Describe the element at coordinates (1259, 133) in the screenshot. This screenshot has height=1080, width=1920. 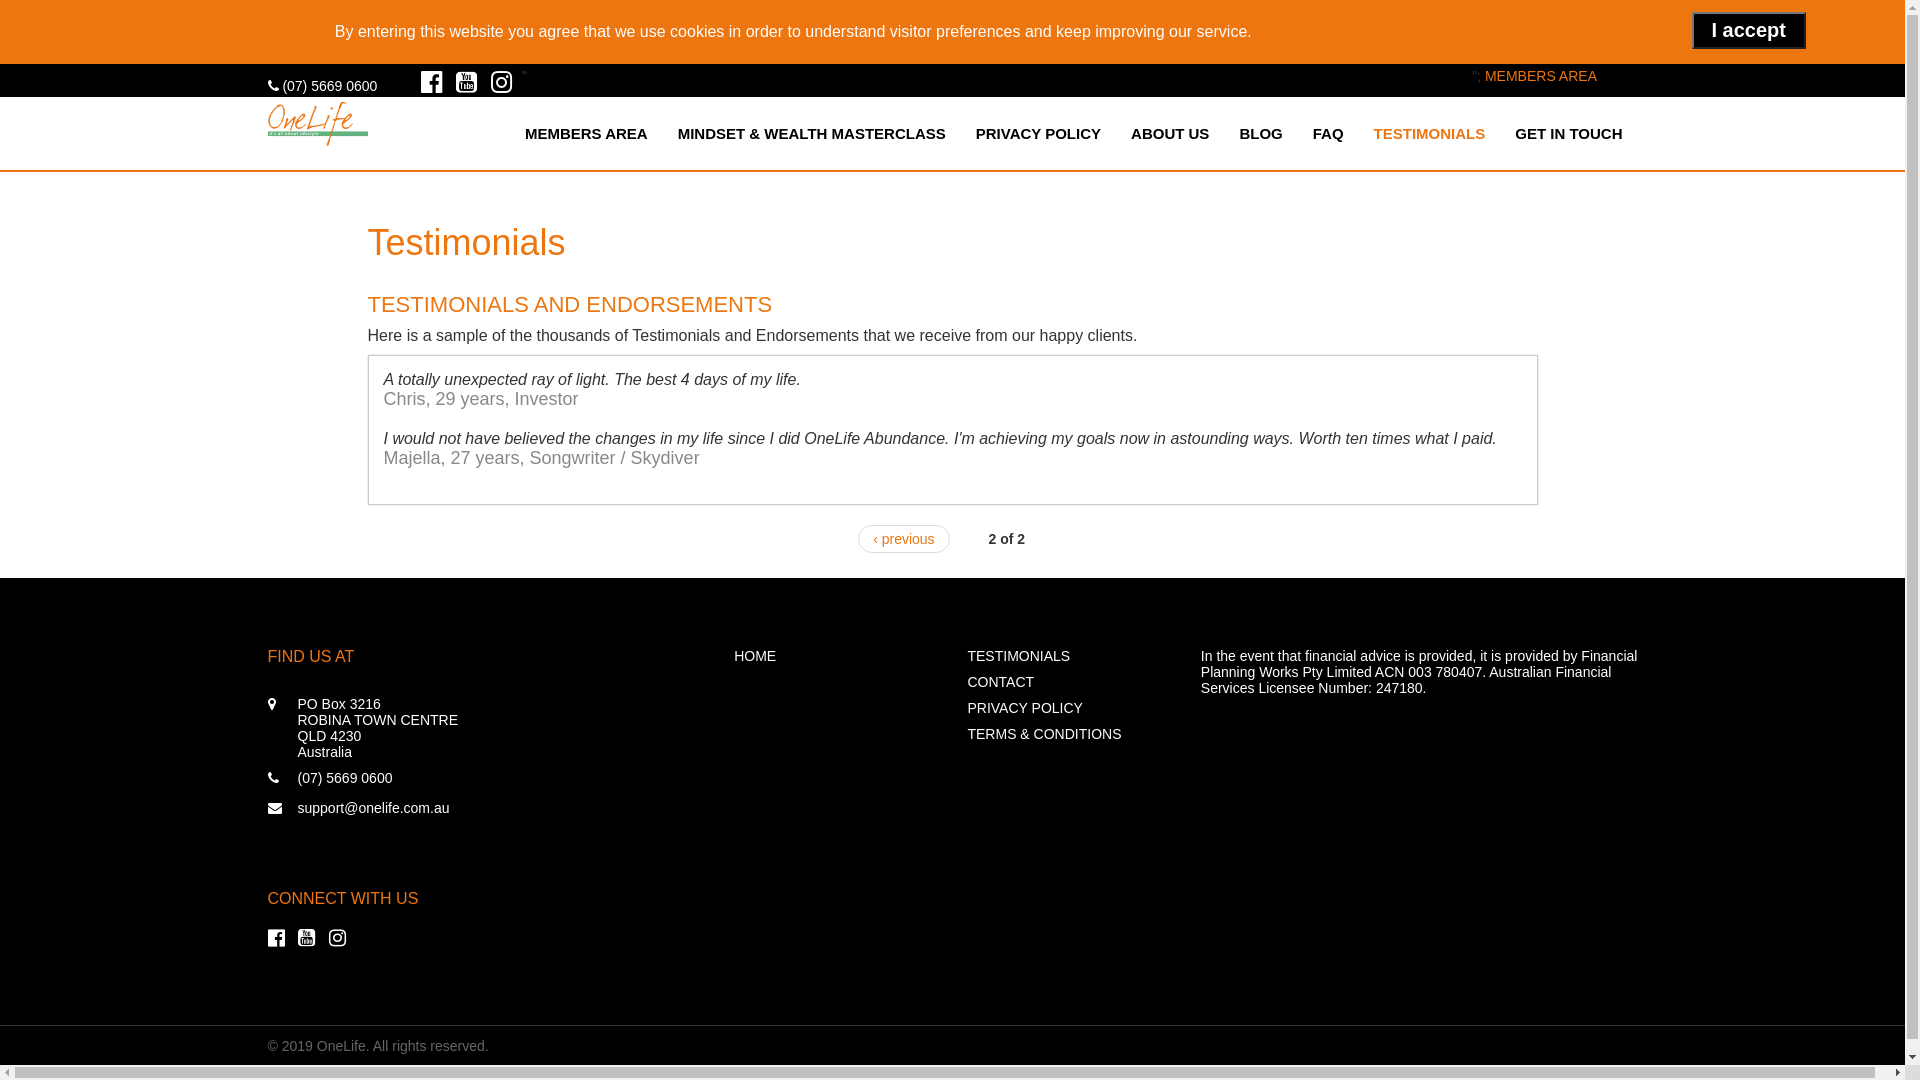
I see `'BLOG'` at that location.